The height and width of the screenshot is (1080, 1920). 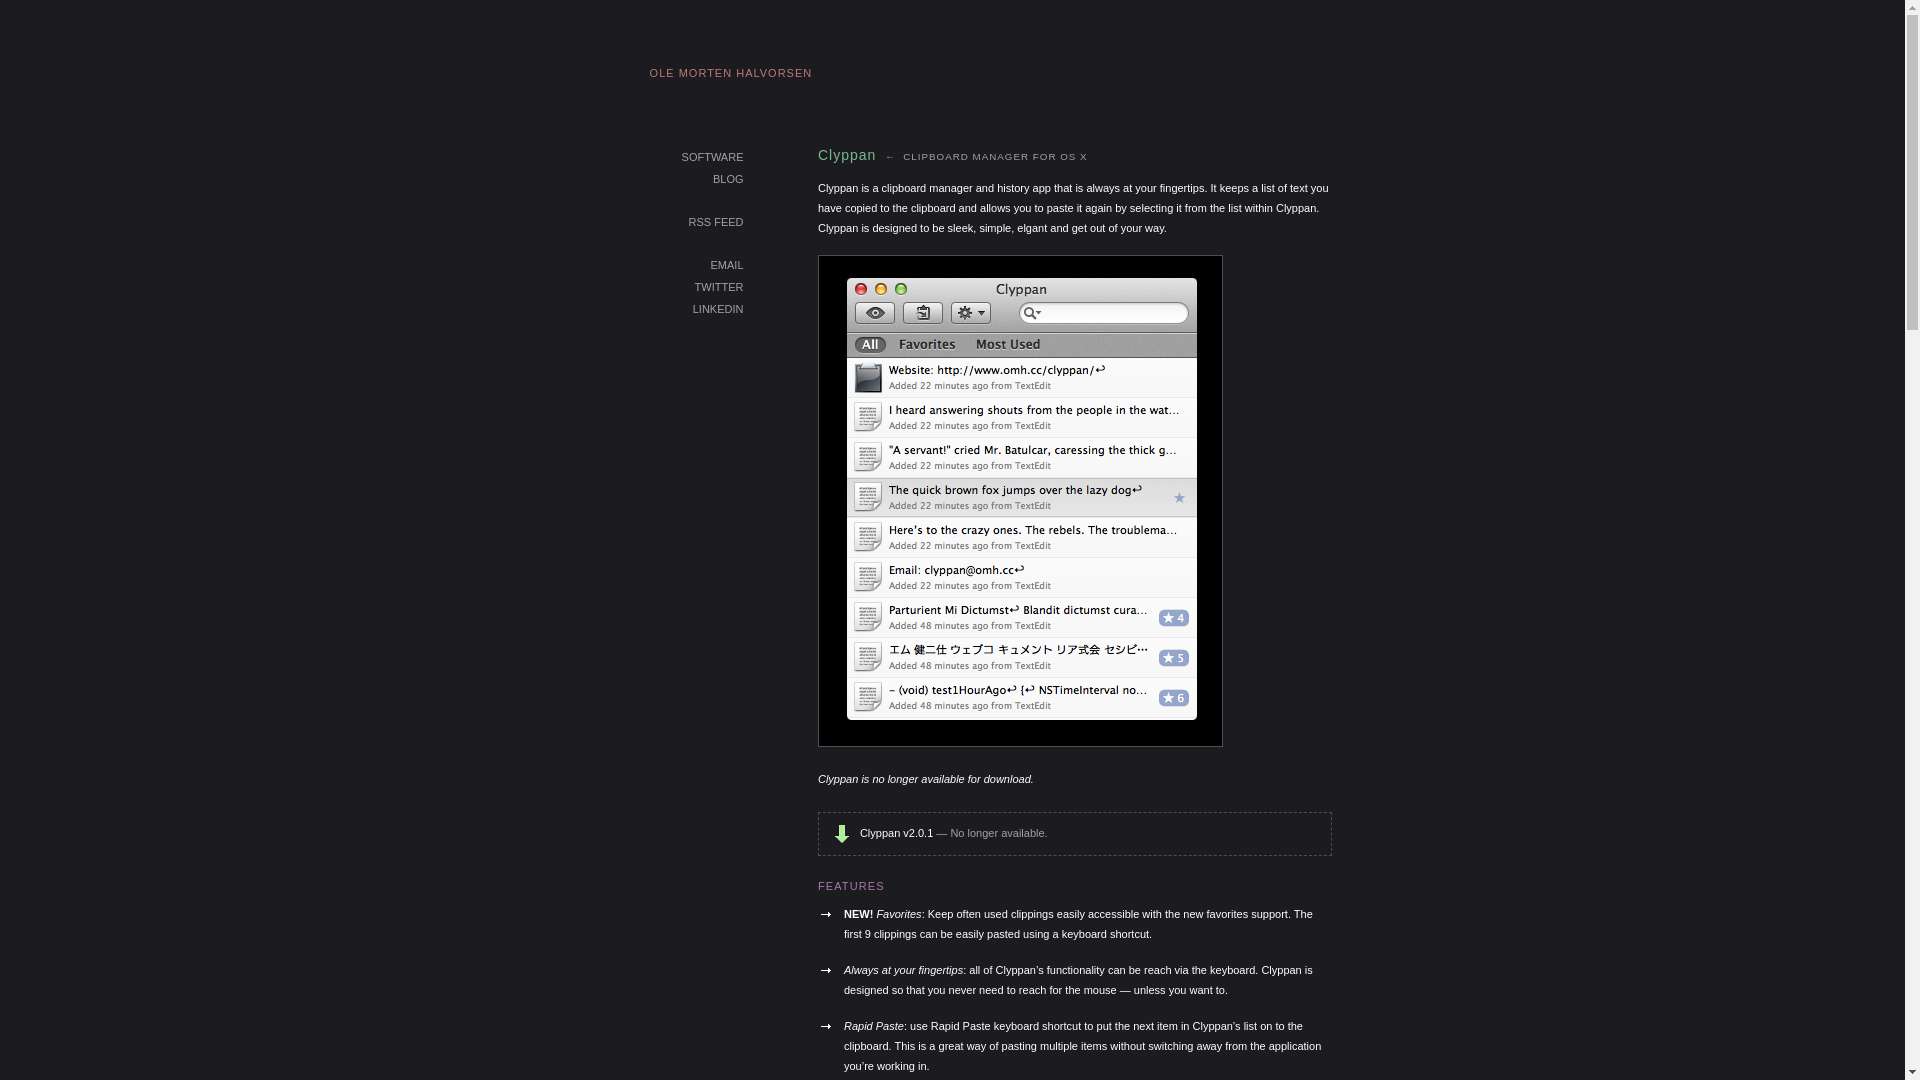 What do you see at coordinates (715, 223) in the screenshot?
I see `'RSS FEED'` at bounding box center [715, 223].